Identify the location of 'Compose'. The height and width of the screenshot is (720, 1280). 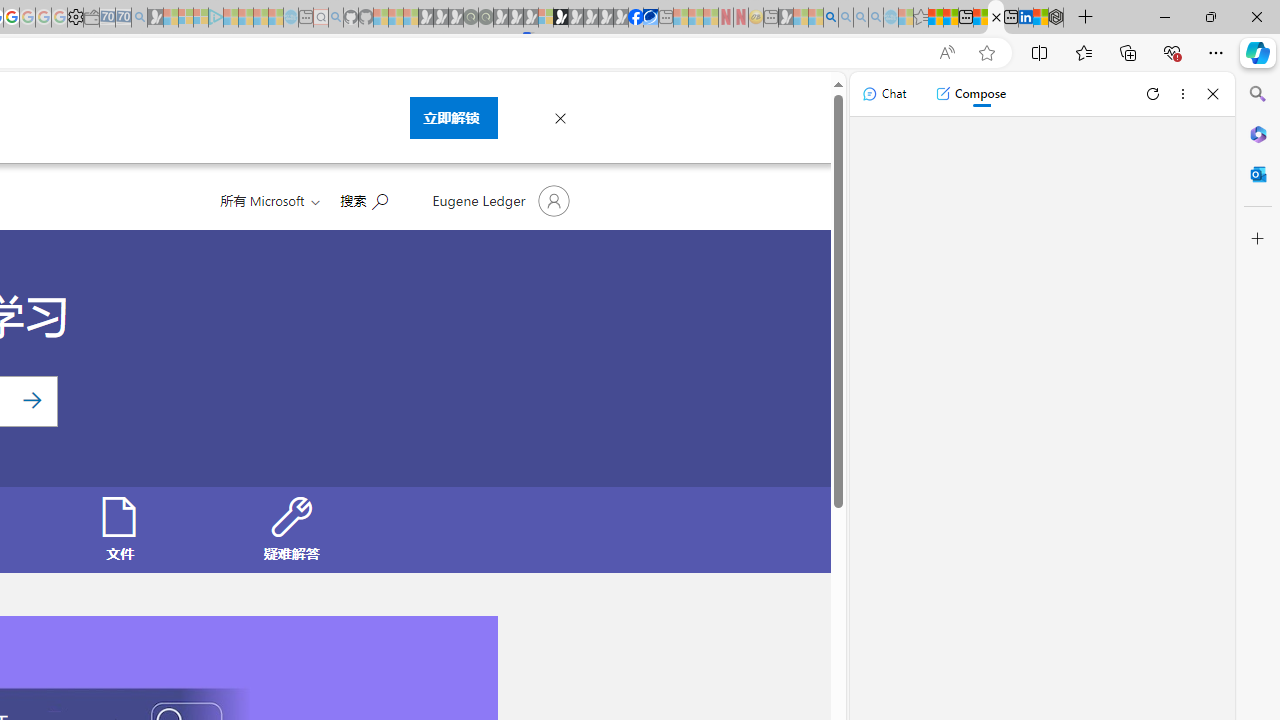
(970, 93).